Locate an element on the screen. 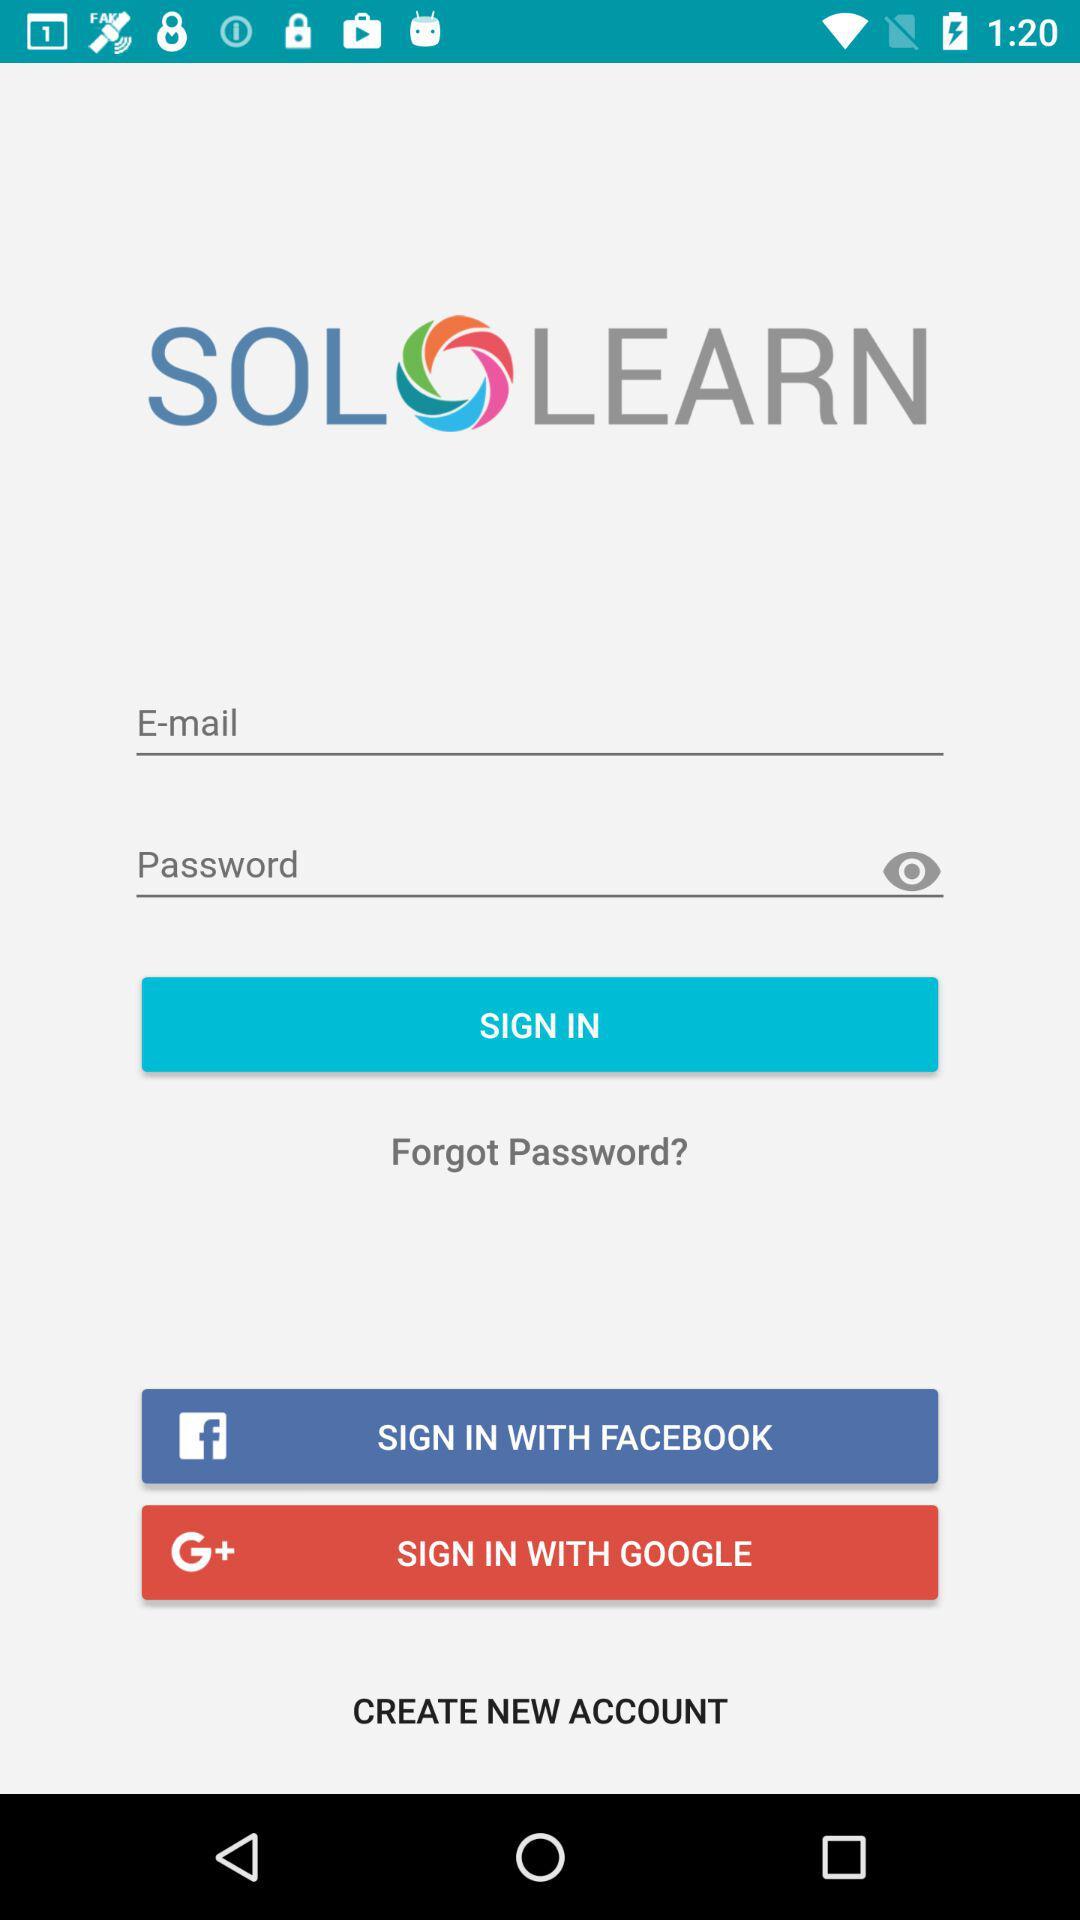  write password is located at coordinates (540, 865).